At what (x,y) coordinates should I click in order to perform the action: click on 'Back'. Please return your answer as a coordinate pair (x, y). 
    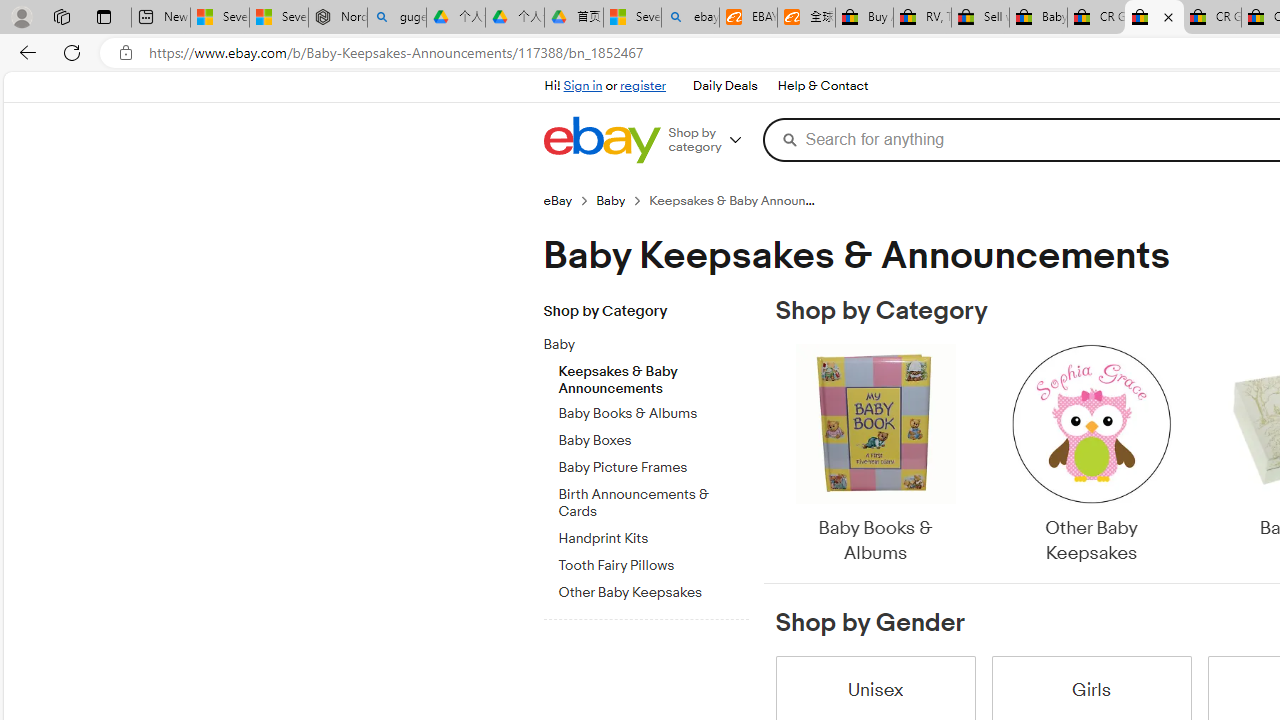
    Looking at the image, I should click on (24, 51).